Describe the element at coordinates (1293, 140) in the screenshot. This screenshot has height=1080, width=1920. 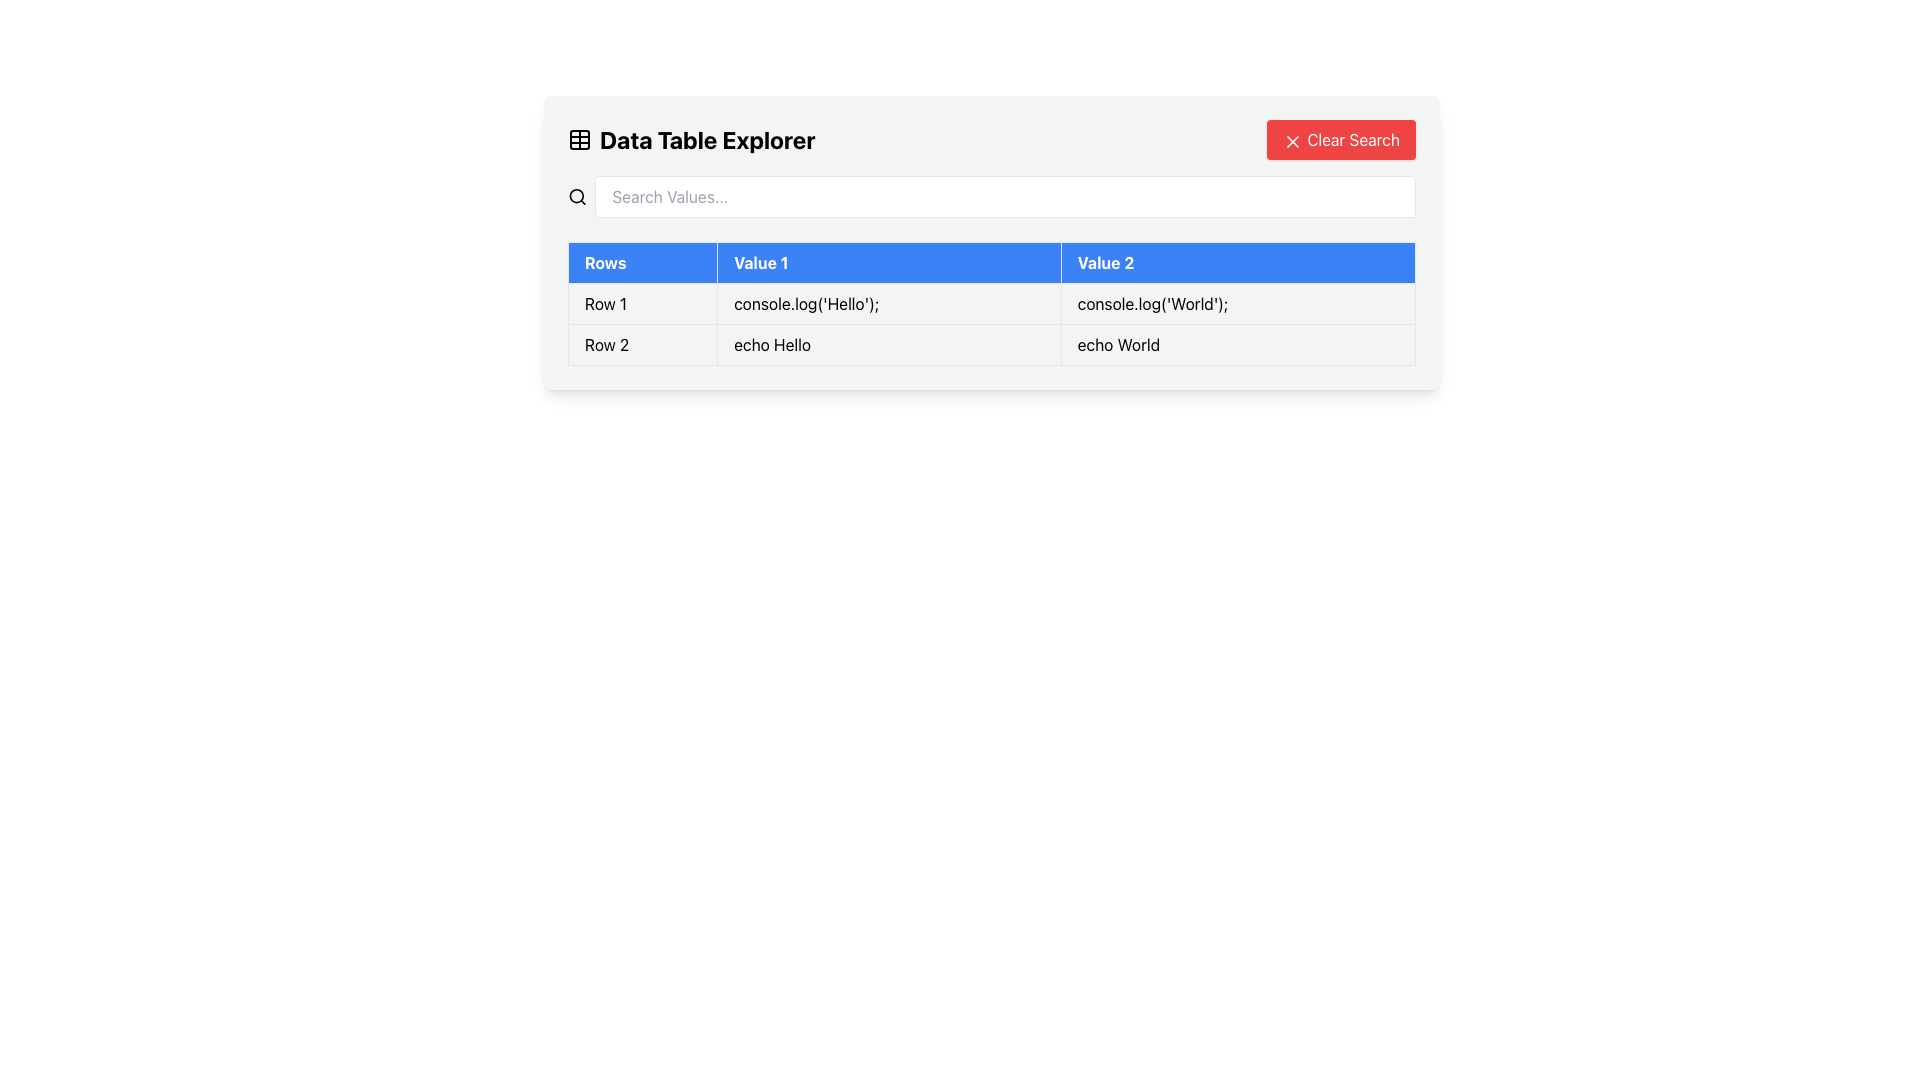
I see `the Close Icon located at the top-right corner of the interface, adjacent to the search bar labeled 'Search Values'` at that location.